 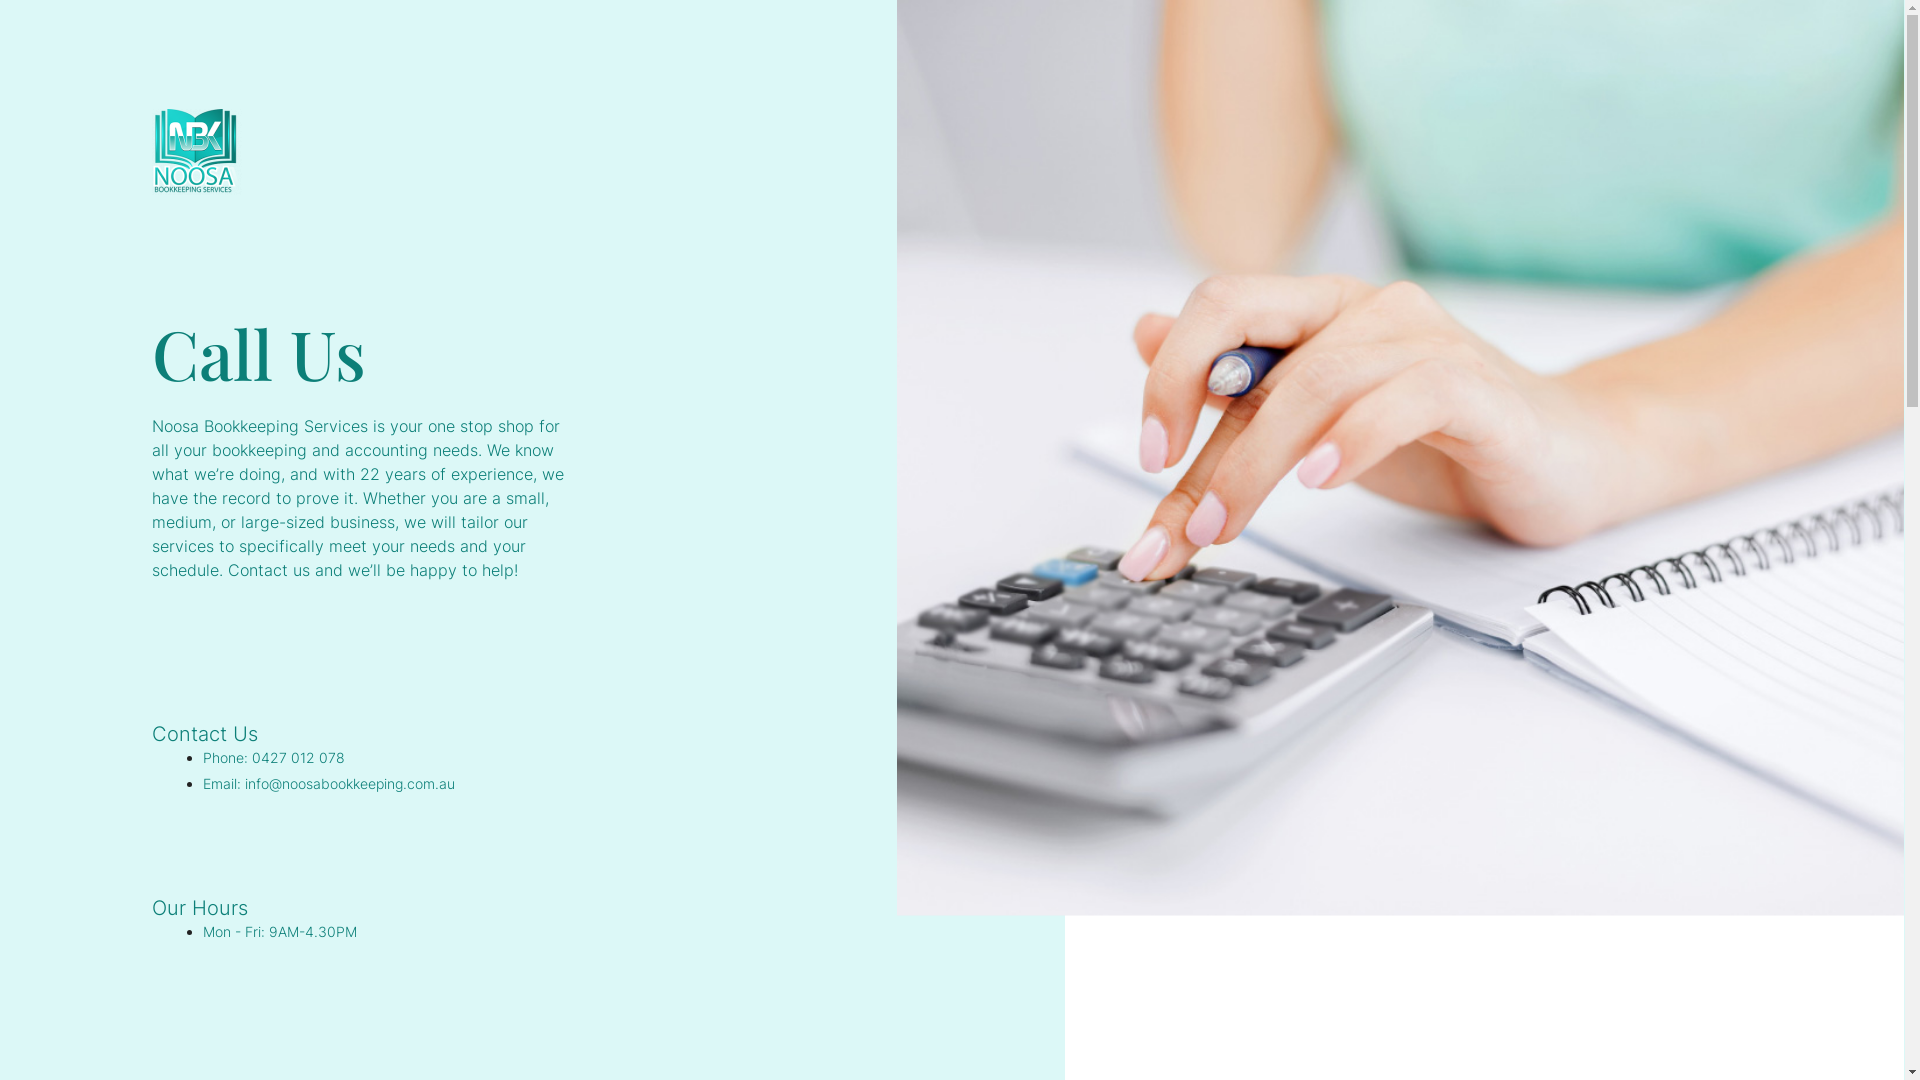 I want to click on 'Phone: 0427 012 078', so click(x=272, y=757).